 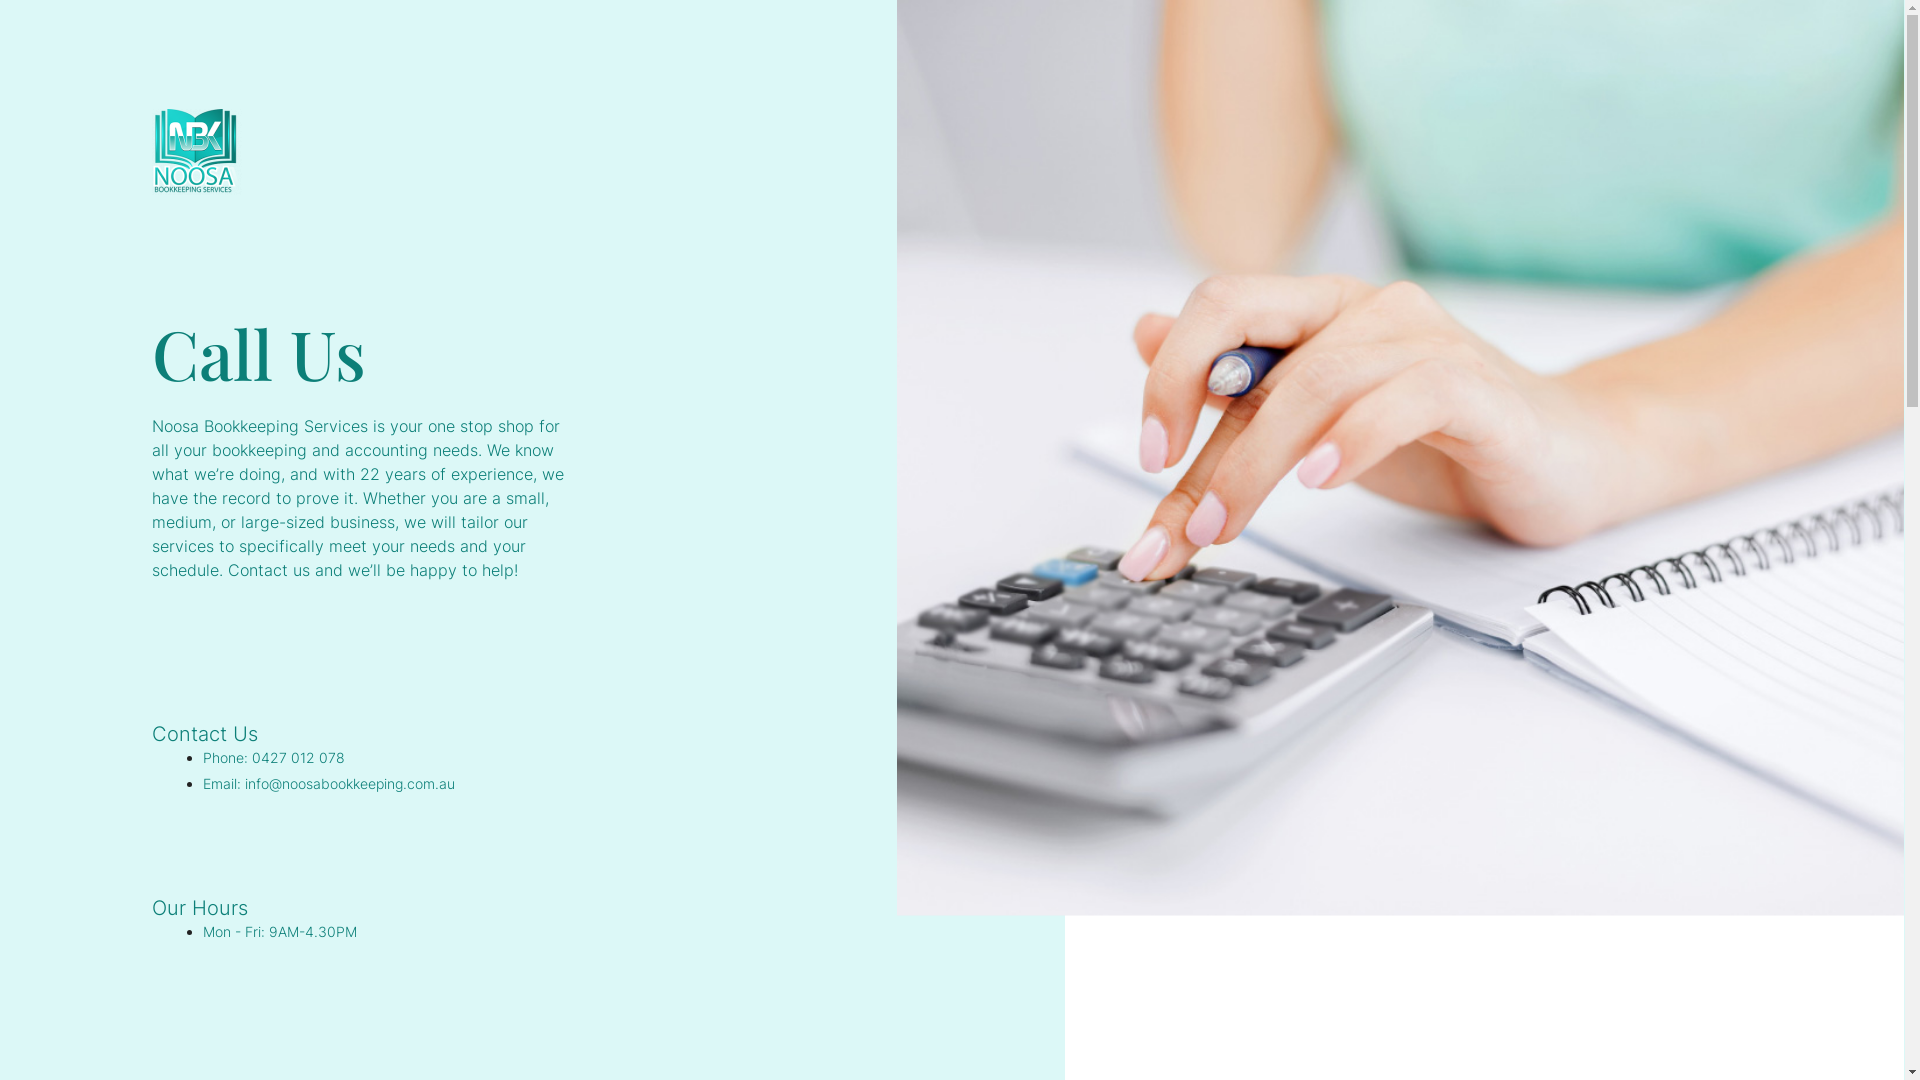 I want to click on 'Phone: 0427 012 078', so click(x=272, y=757).